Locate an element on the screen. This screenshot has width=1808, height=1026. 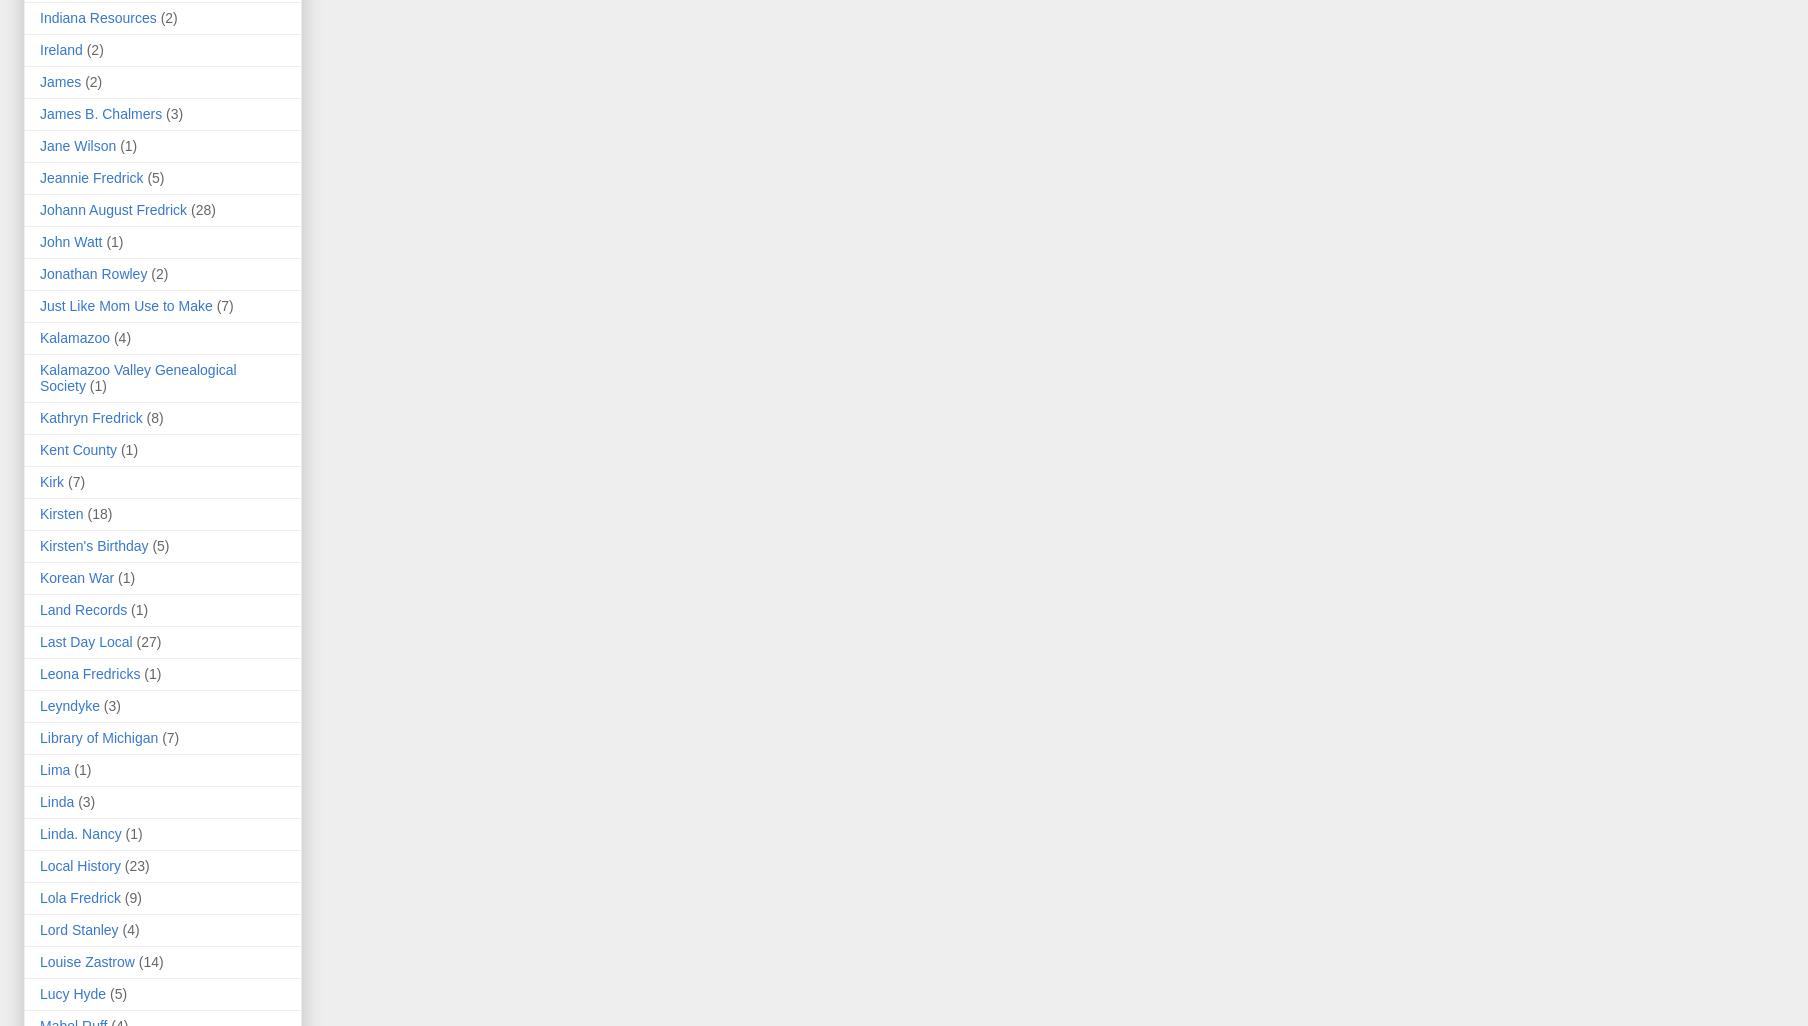
'(28)' is located at coordinates (202, 210).